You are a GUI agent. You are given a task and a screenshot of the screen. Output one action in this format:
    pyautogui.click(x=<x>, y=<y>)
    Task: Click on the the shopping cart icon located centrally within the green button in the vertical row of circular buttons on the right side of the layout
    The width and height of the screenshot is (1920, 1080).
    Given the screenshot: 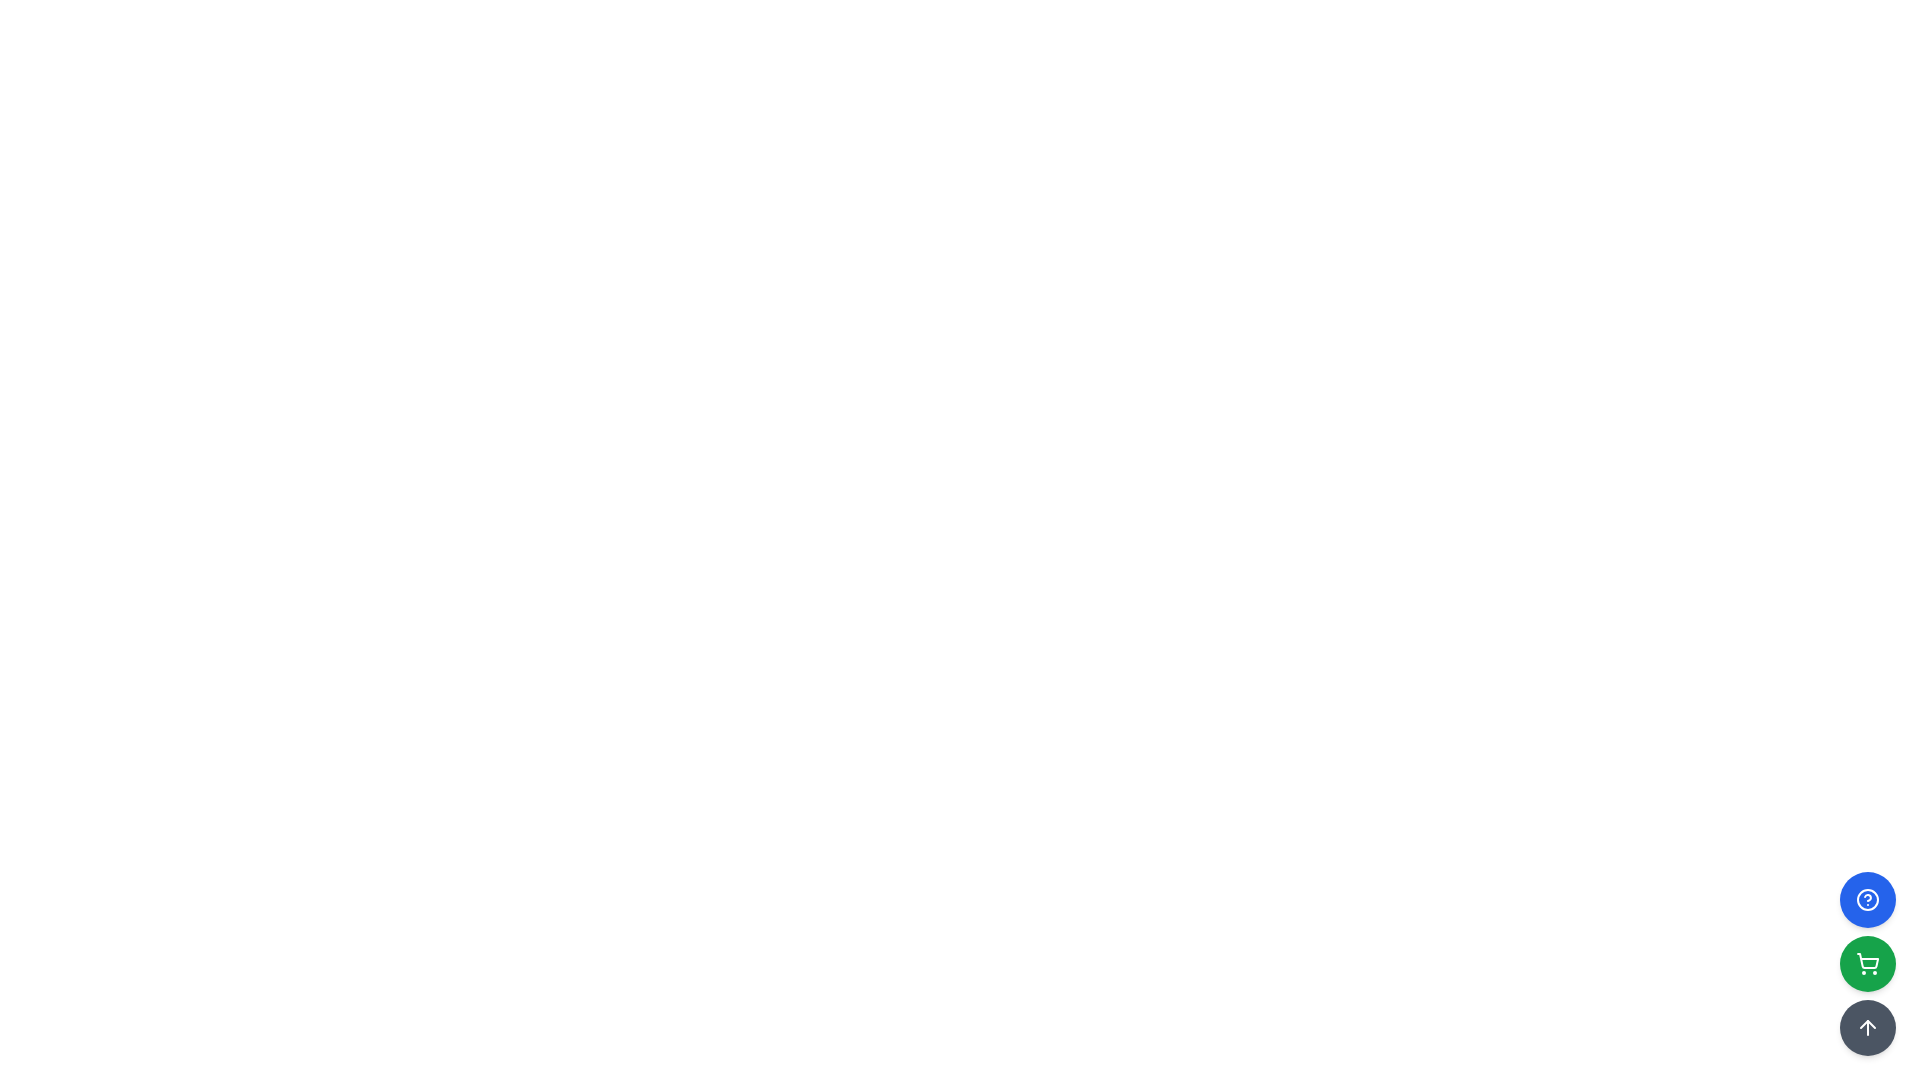 What is the action you would take?
    pyautogui.click(x=1867, y=960)
    